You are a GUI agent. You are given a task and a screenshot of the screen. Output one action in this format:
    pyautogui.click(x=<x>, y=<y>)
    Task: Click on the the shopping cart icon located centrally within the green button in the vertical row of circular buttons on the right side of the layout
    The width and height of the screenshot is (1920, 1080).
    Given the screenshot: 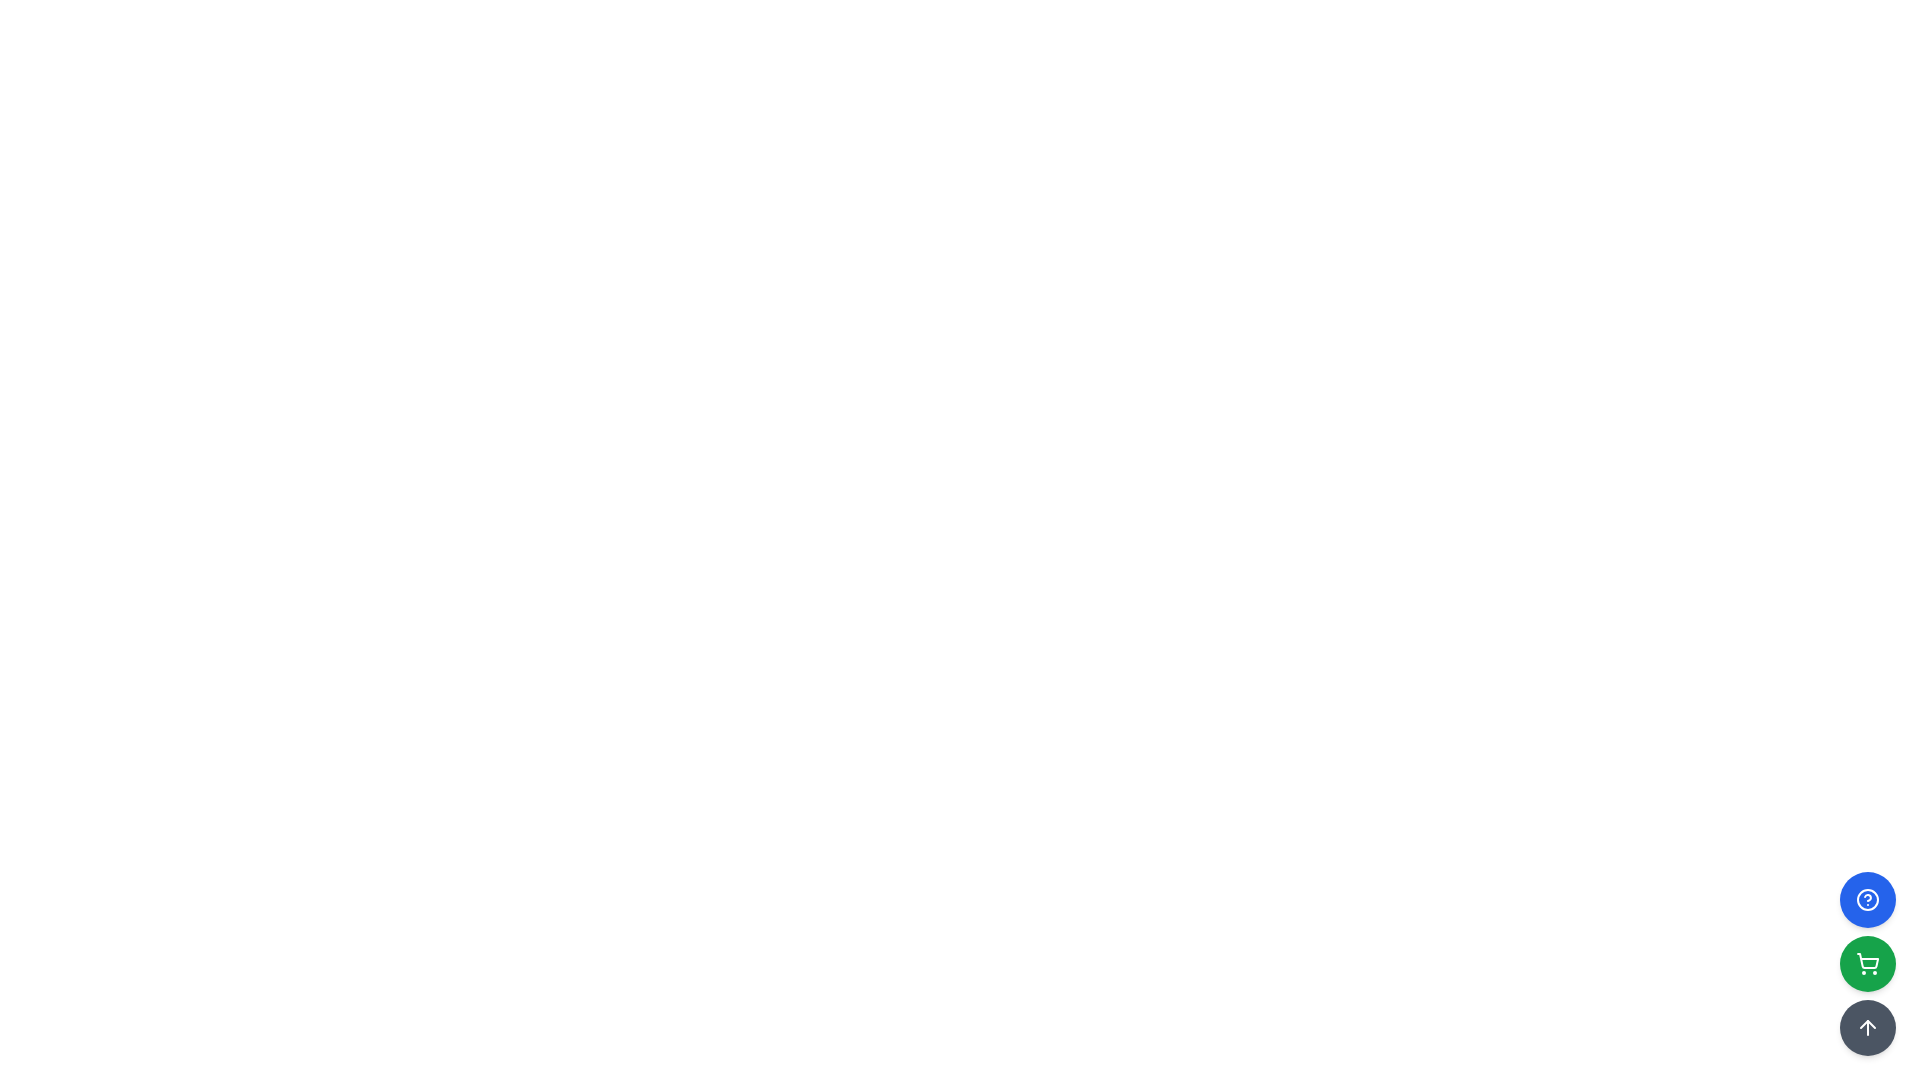 What is the action you would take?
    pyautogui.click(x=1867, y=960)
    